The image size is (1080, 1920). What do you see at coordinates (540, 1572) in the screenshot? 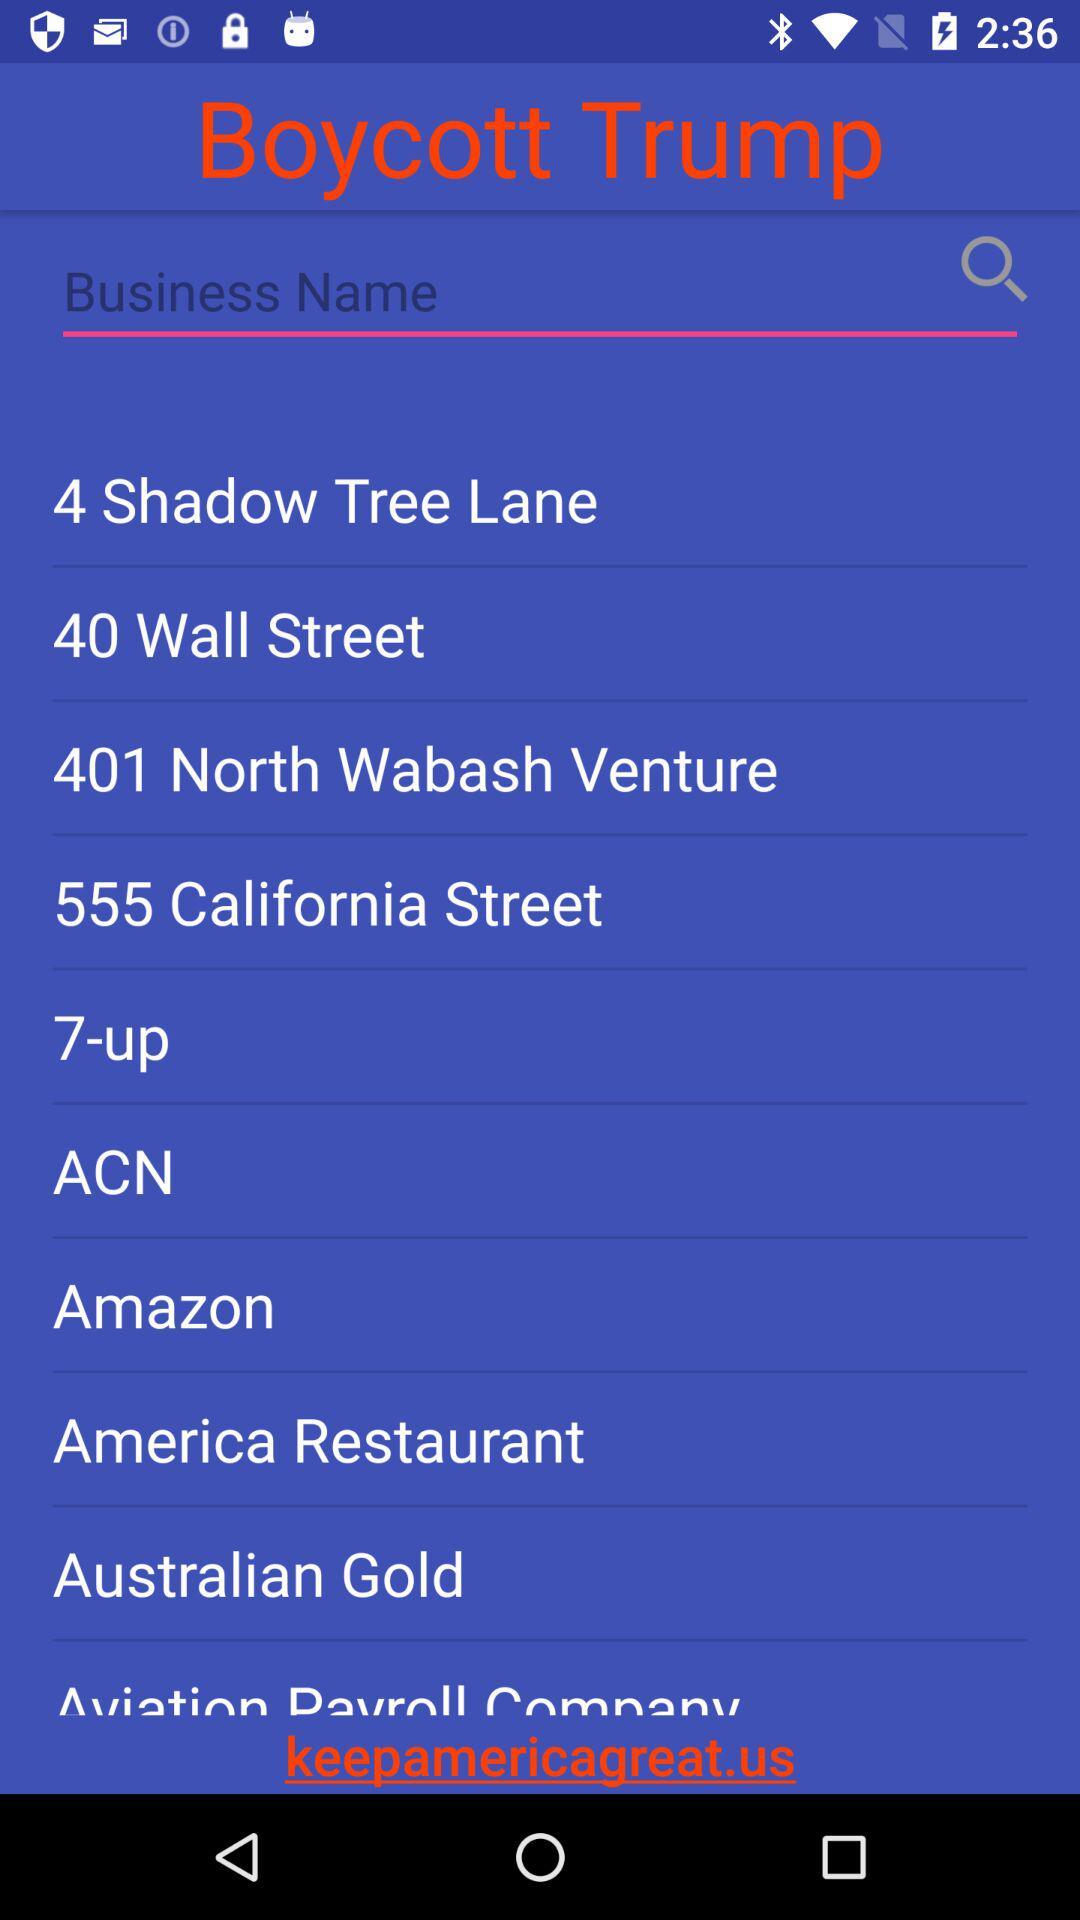
I see `icon above aviation payroll company` at bounding box center [540, 1572].